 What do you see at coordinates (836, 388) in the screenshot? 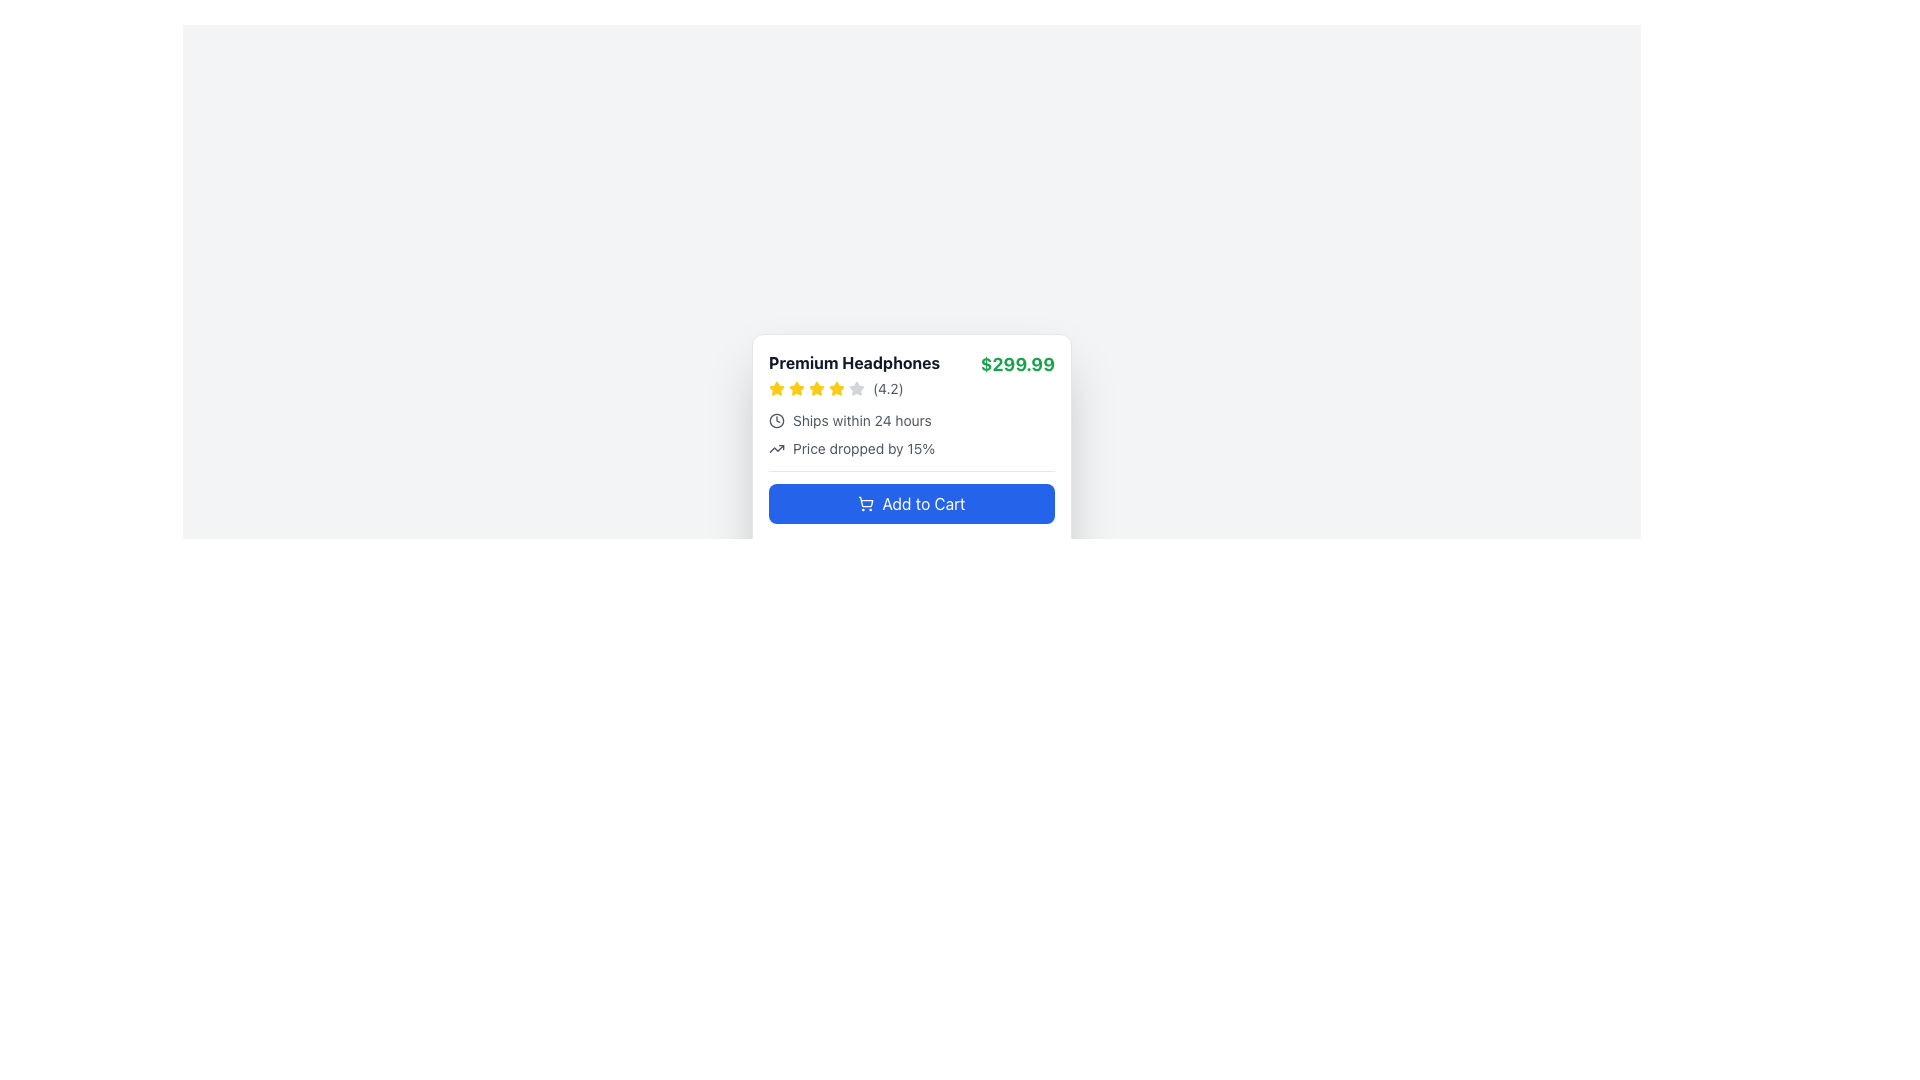
I see `the second star icon used for rating under the product title 'Premium Headphones' to indicate a rating` at bounding box center [836, 388].